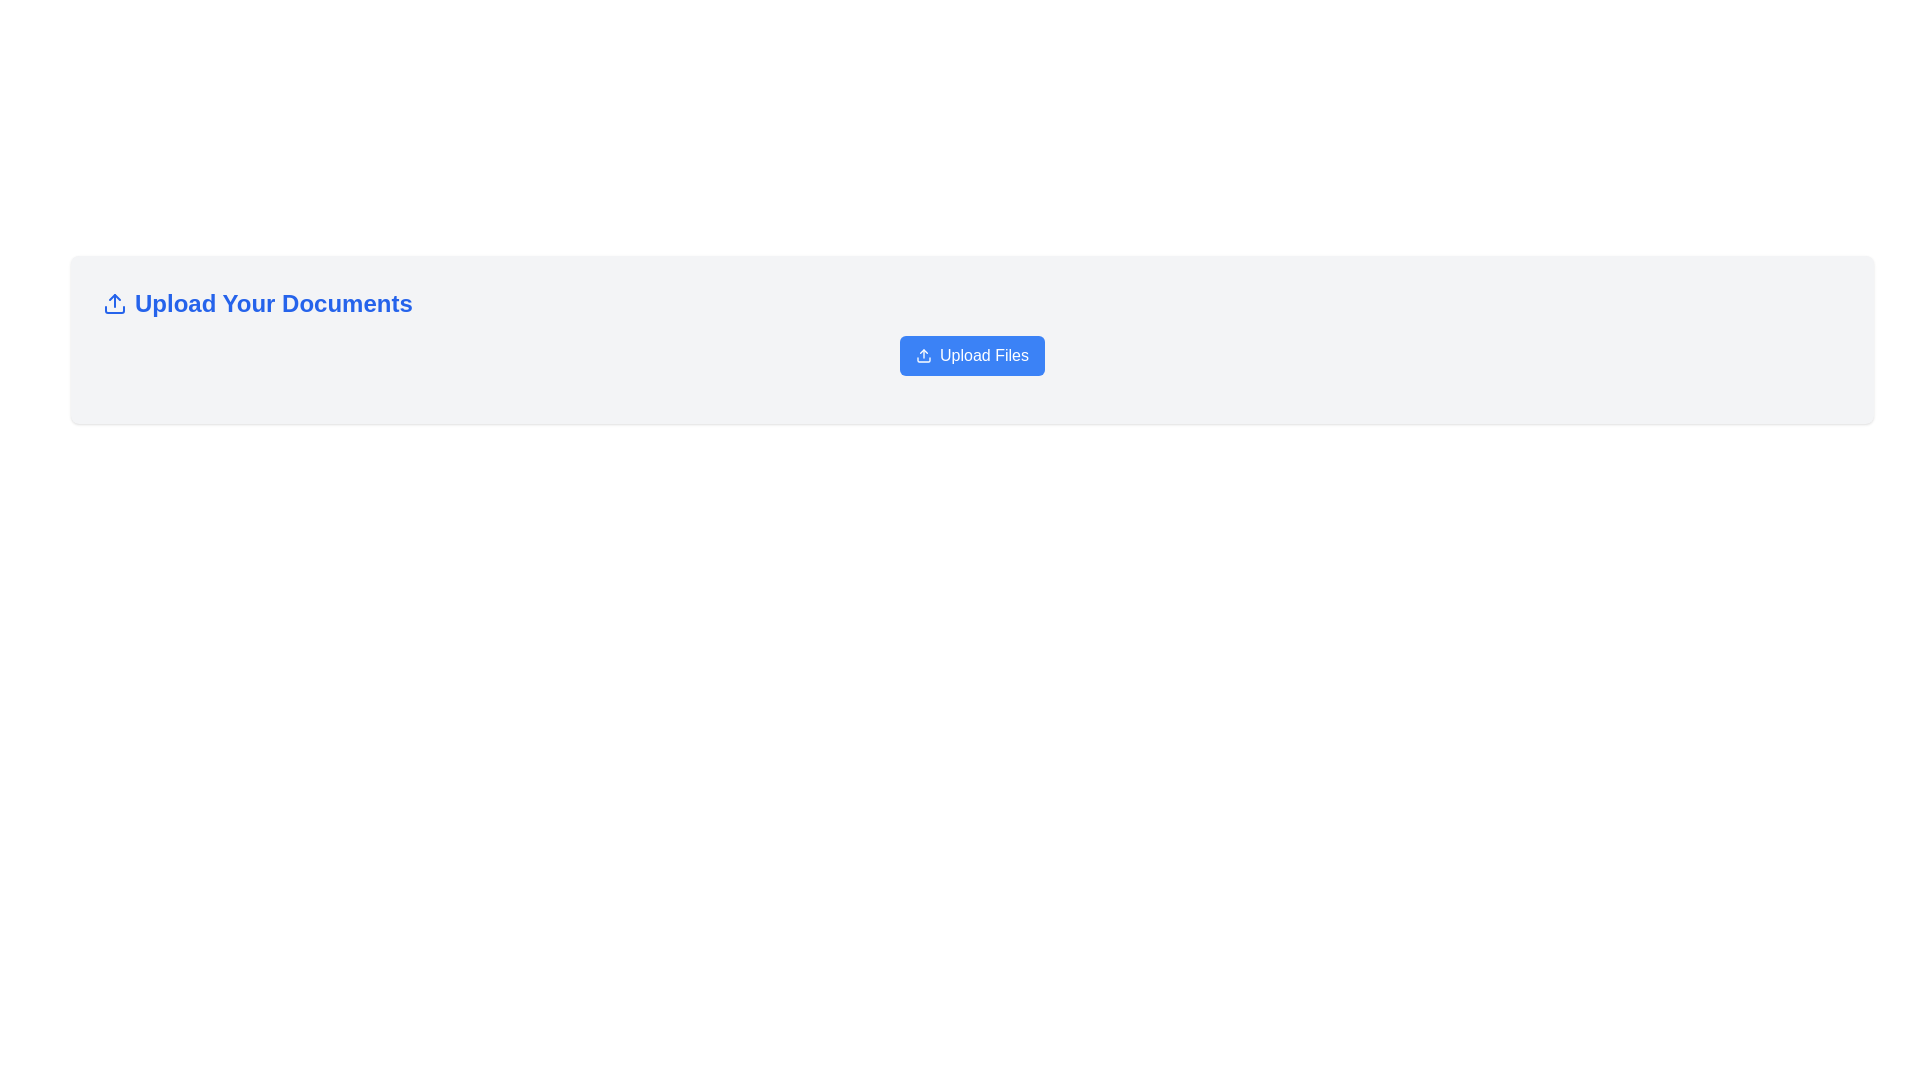 Image resolution: width=1920 pixels, height=1080 pixels. What do you see at coordinates (923, 354) in the screenshot?
I see `the upload SVG icon within the blue 'Upload Files' button` at bounding box center [923, 354].